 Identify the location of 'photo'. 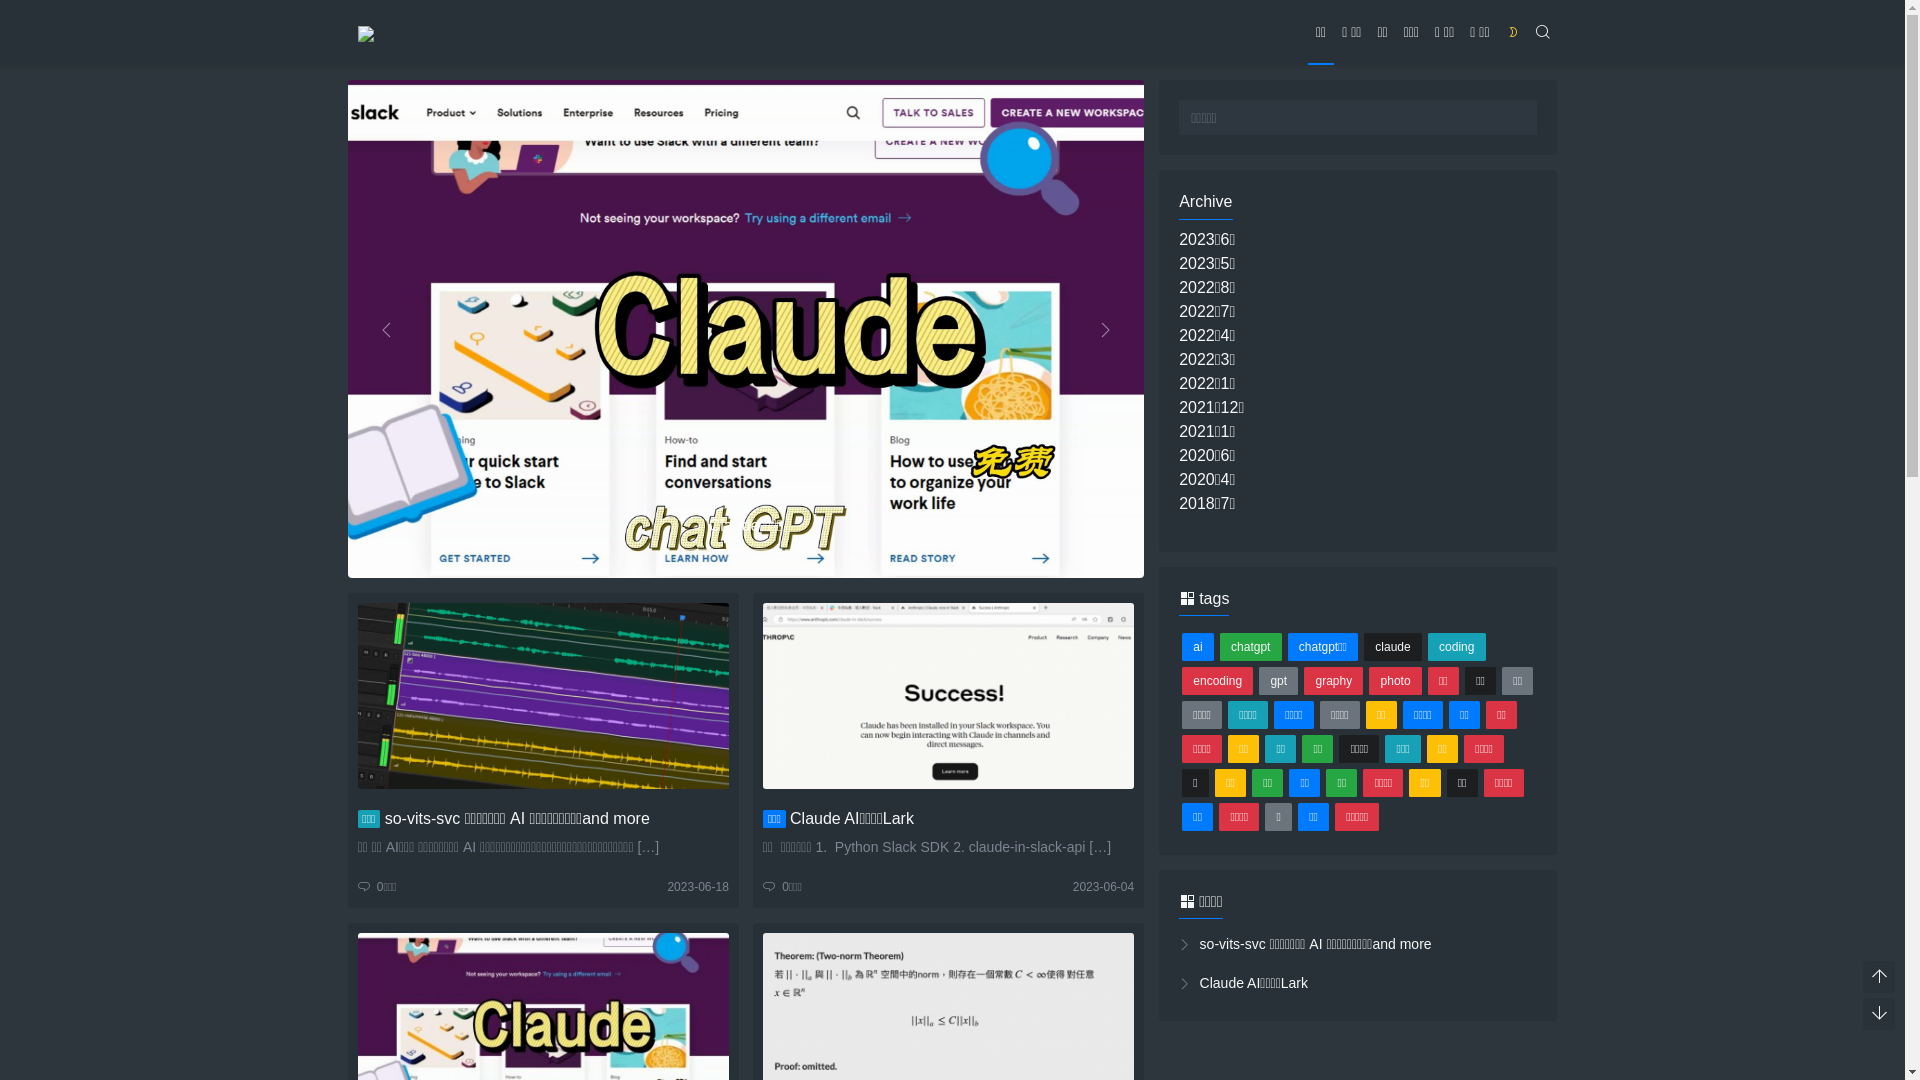
(1367, 680).